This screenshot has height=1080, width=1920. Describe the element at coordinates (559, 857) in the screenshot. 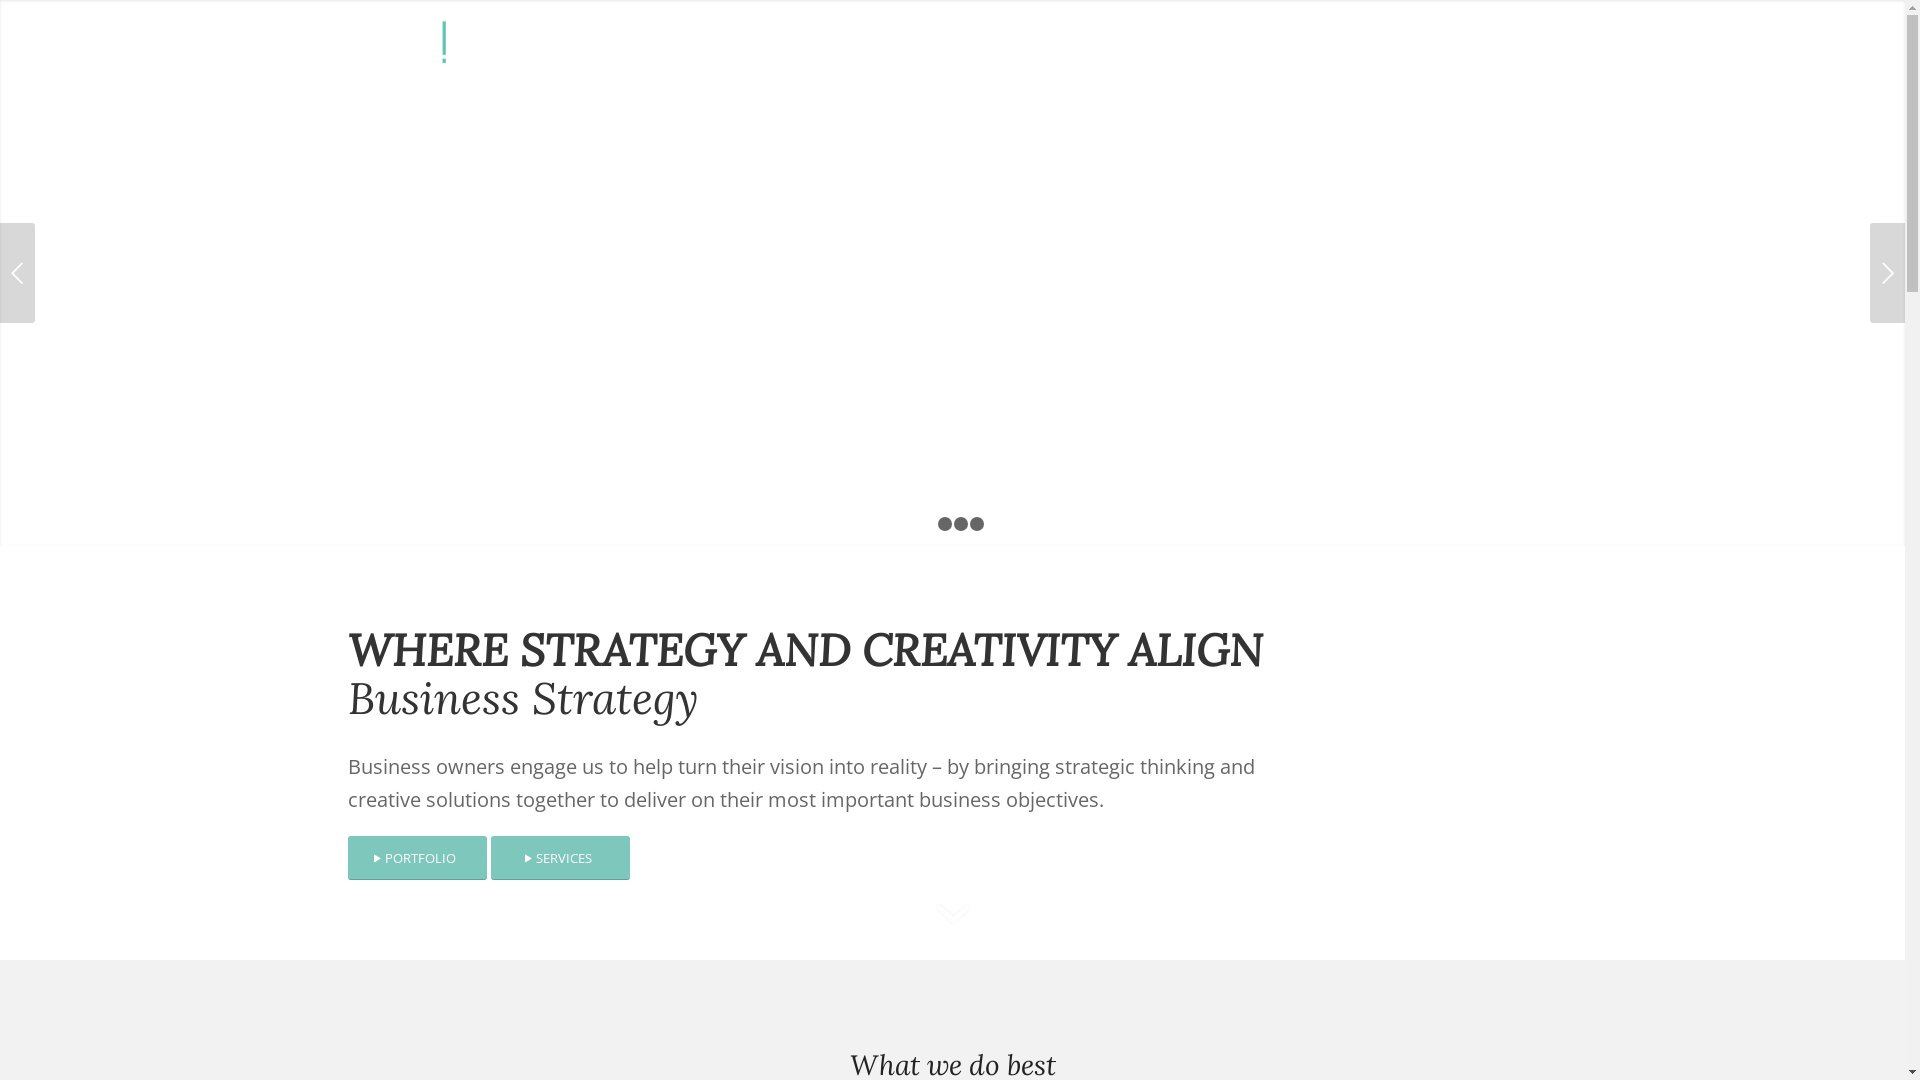

I see `'SERVICES'` at that location.